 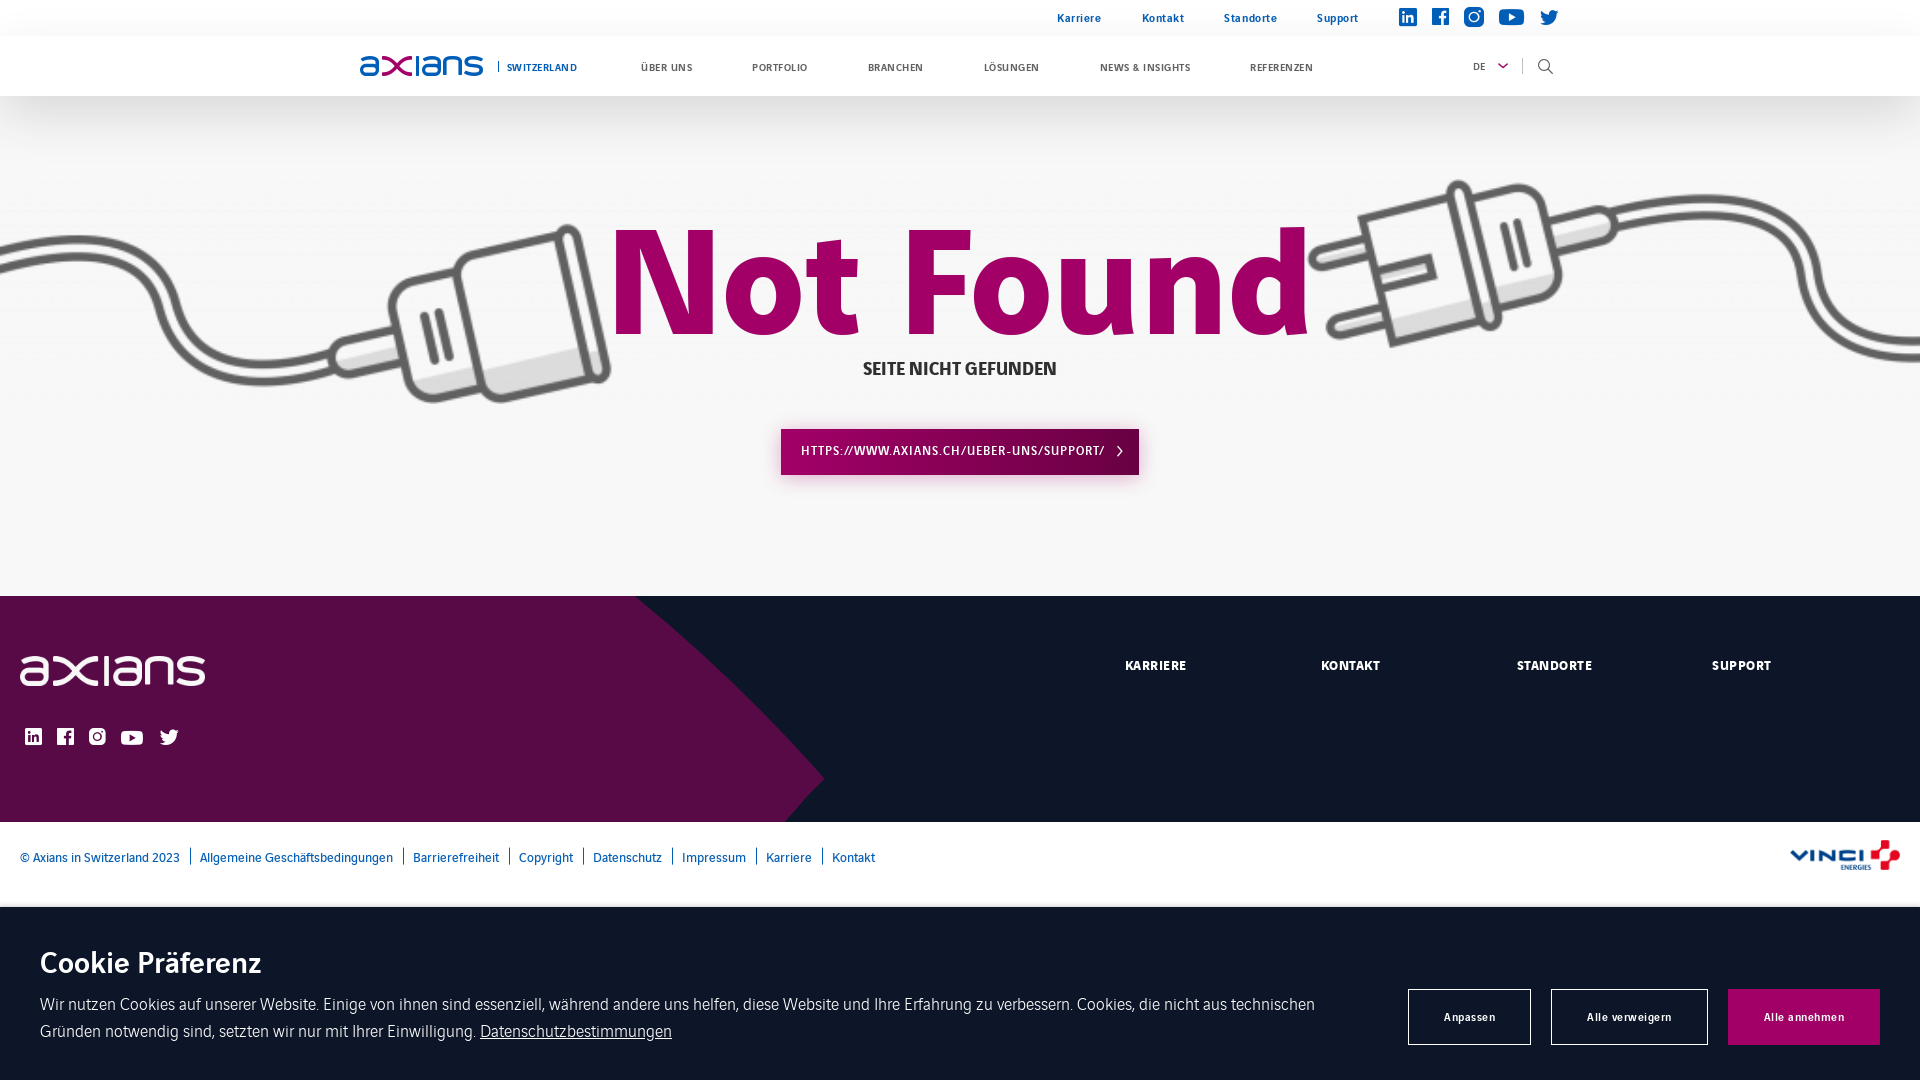 What do you see at coordinates (1320, 663) in the screenshot?
I see `'KONTAKT'` at bounding box center [1320, 663].